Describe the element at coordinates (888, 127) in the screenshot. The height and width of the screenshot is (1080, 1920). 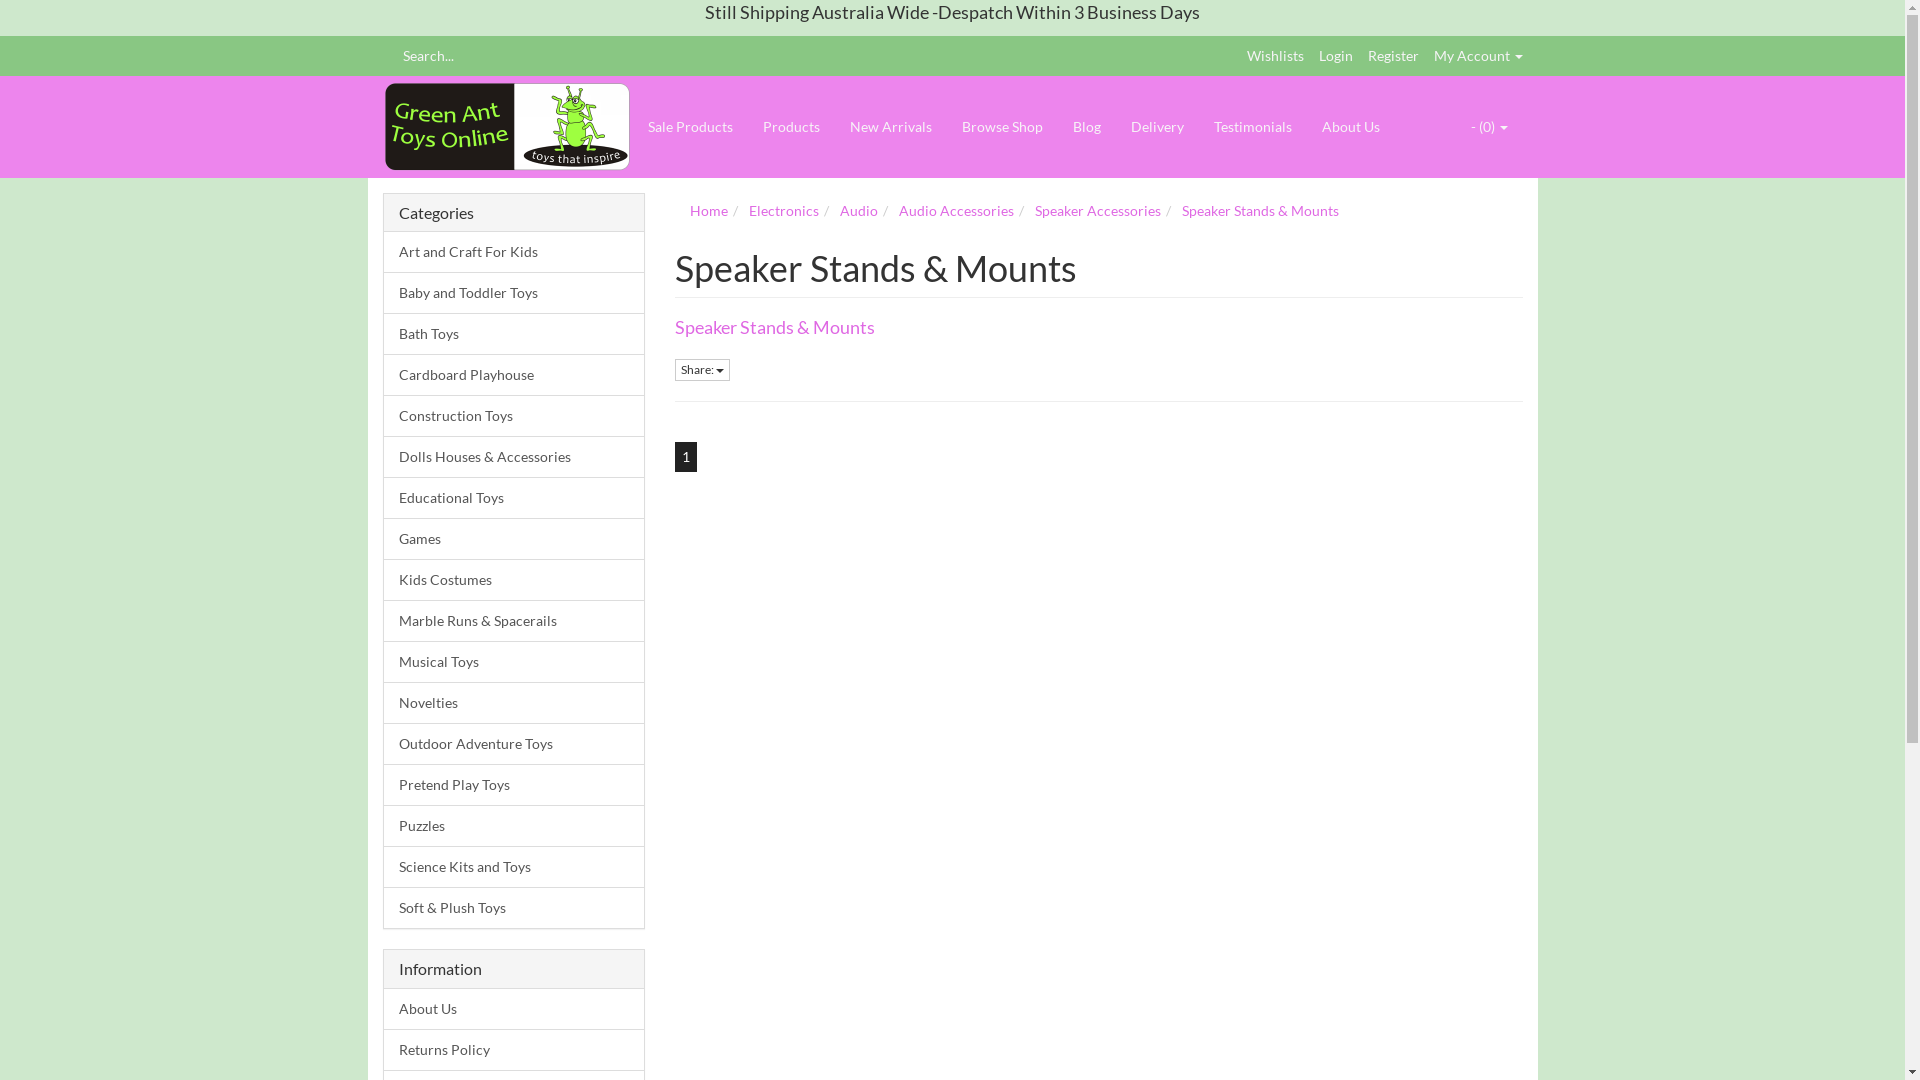
I see `'New Arrivals'` at that location.